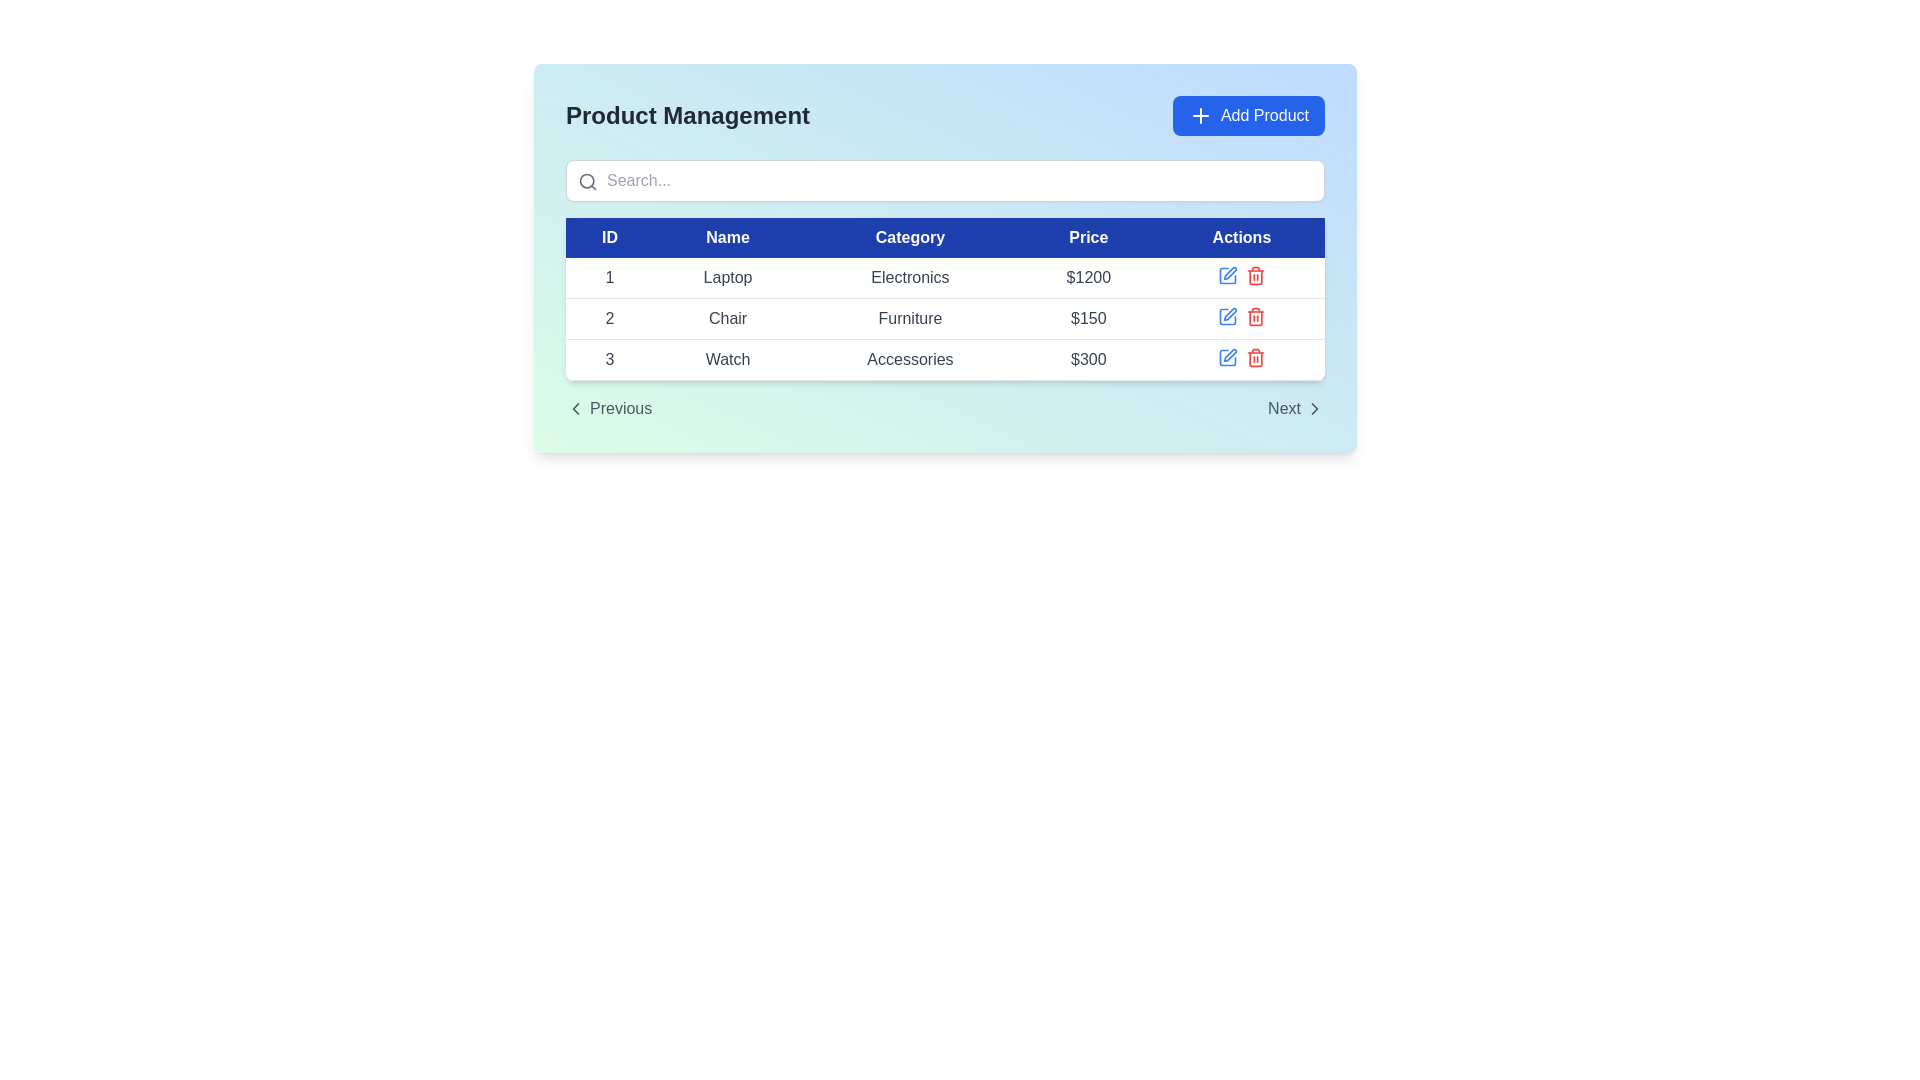 This screenshot has height=1080, width=1920. What do you see at coordinates (1254, 277) in the screenshot?
I see `the decorative vertical line of the trash can icon used for deleting the row corresponding to the third product, 'Watch'` at bounding box center [1254, 277].